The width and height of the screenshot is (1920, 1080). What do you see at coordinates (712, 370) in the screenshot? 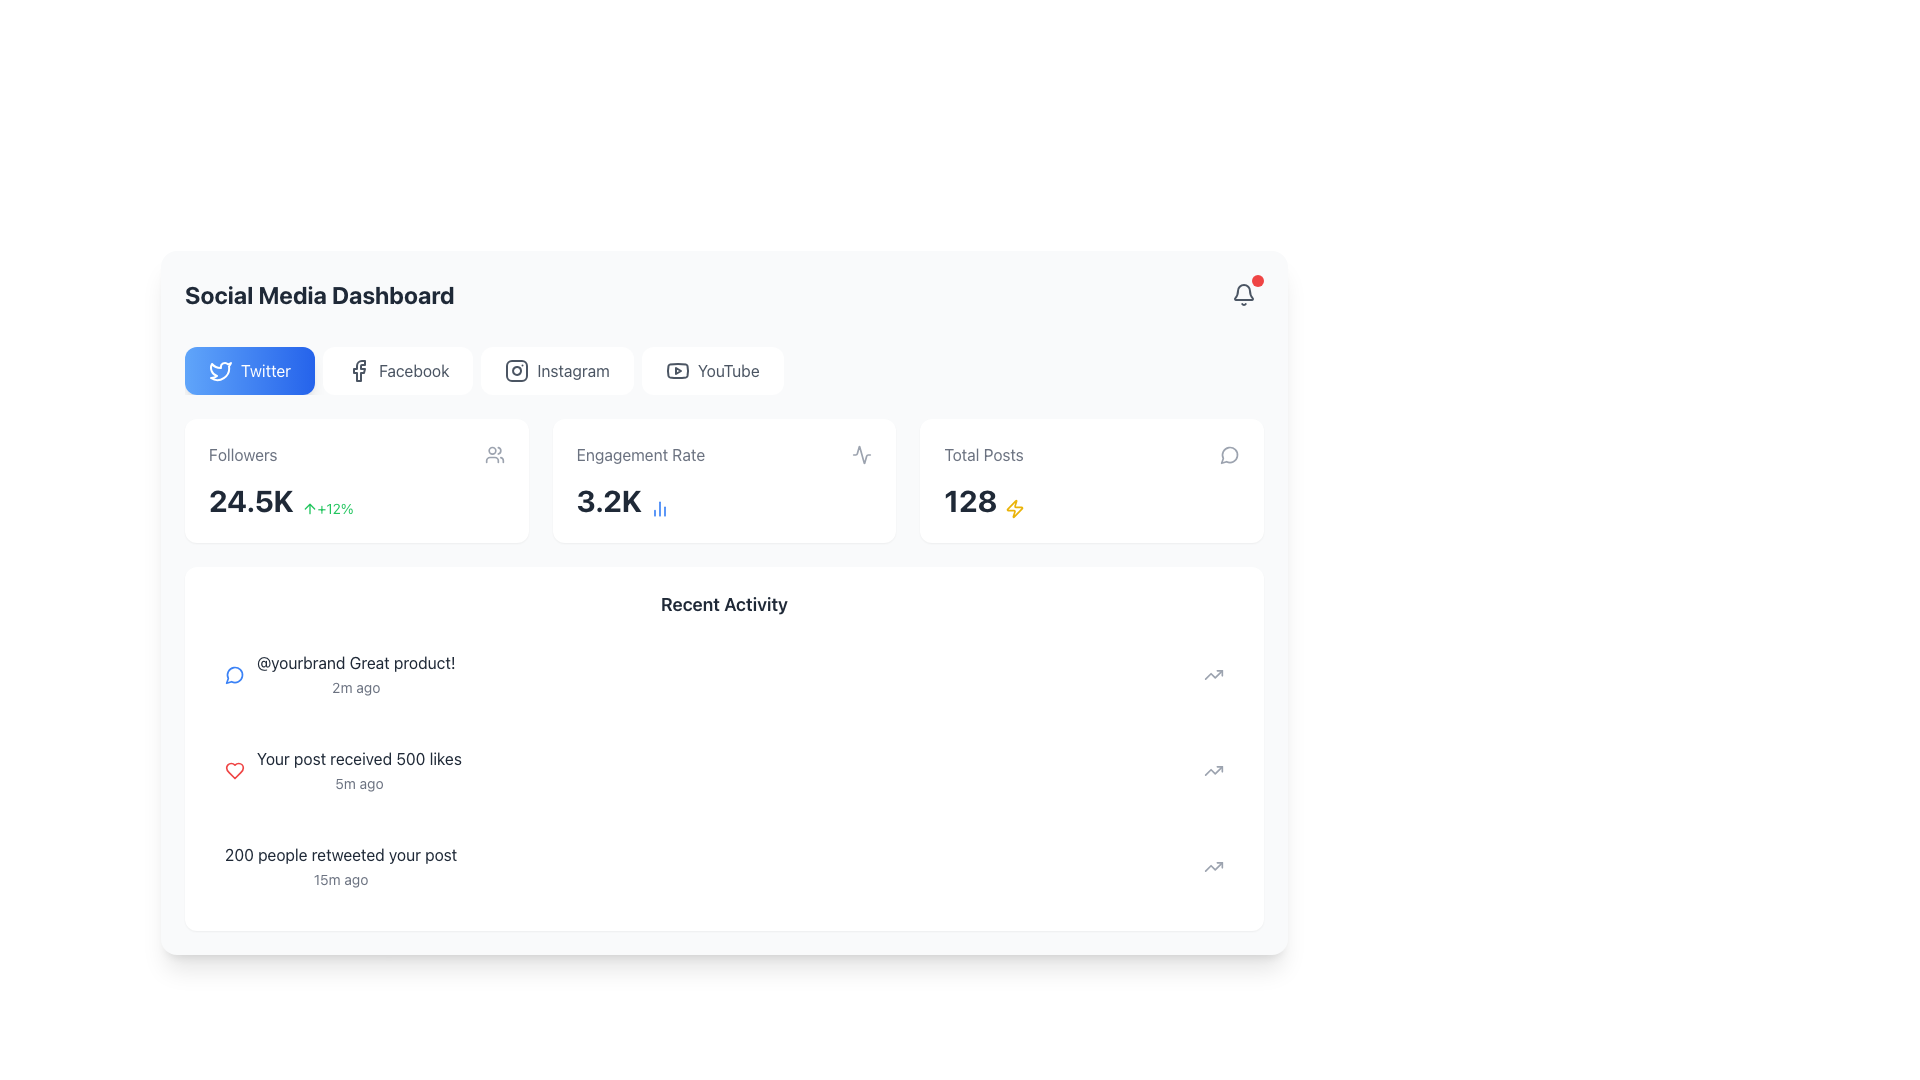
I see `the fourth button labeled 'YouTube' with a white background and a play button icon, located in the row of social media buttons above the dashboard metrics` at bounding box center [712, 370].